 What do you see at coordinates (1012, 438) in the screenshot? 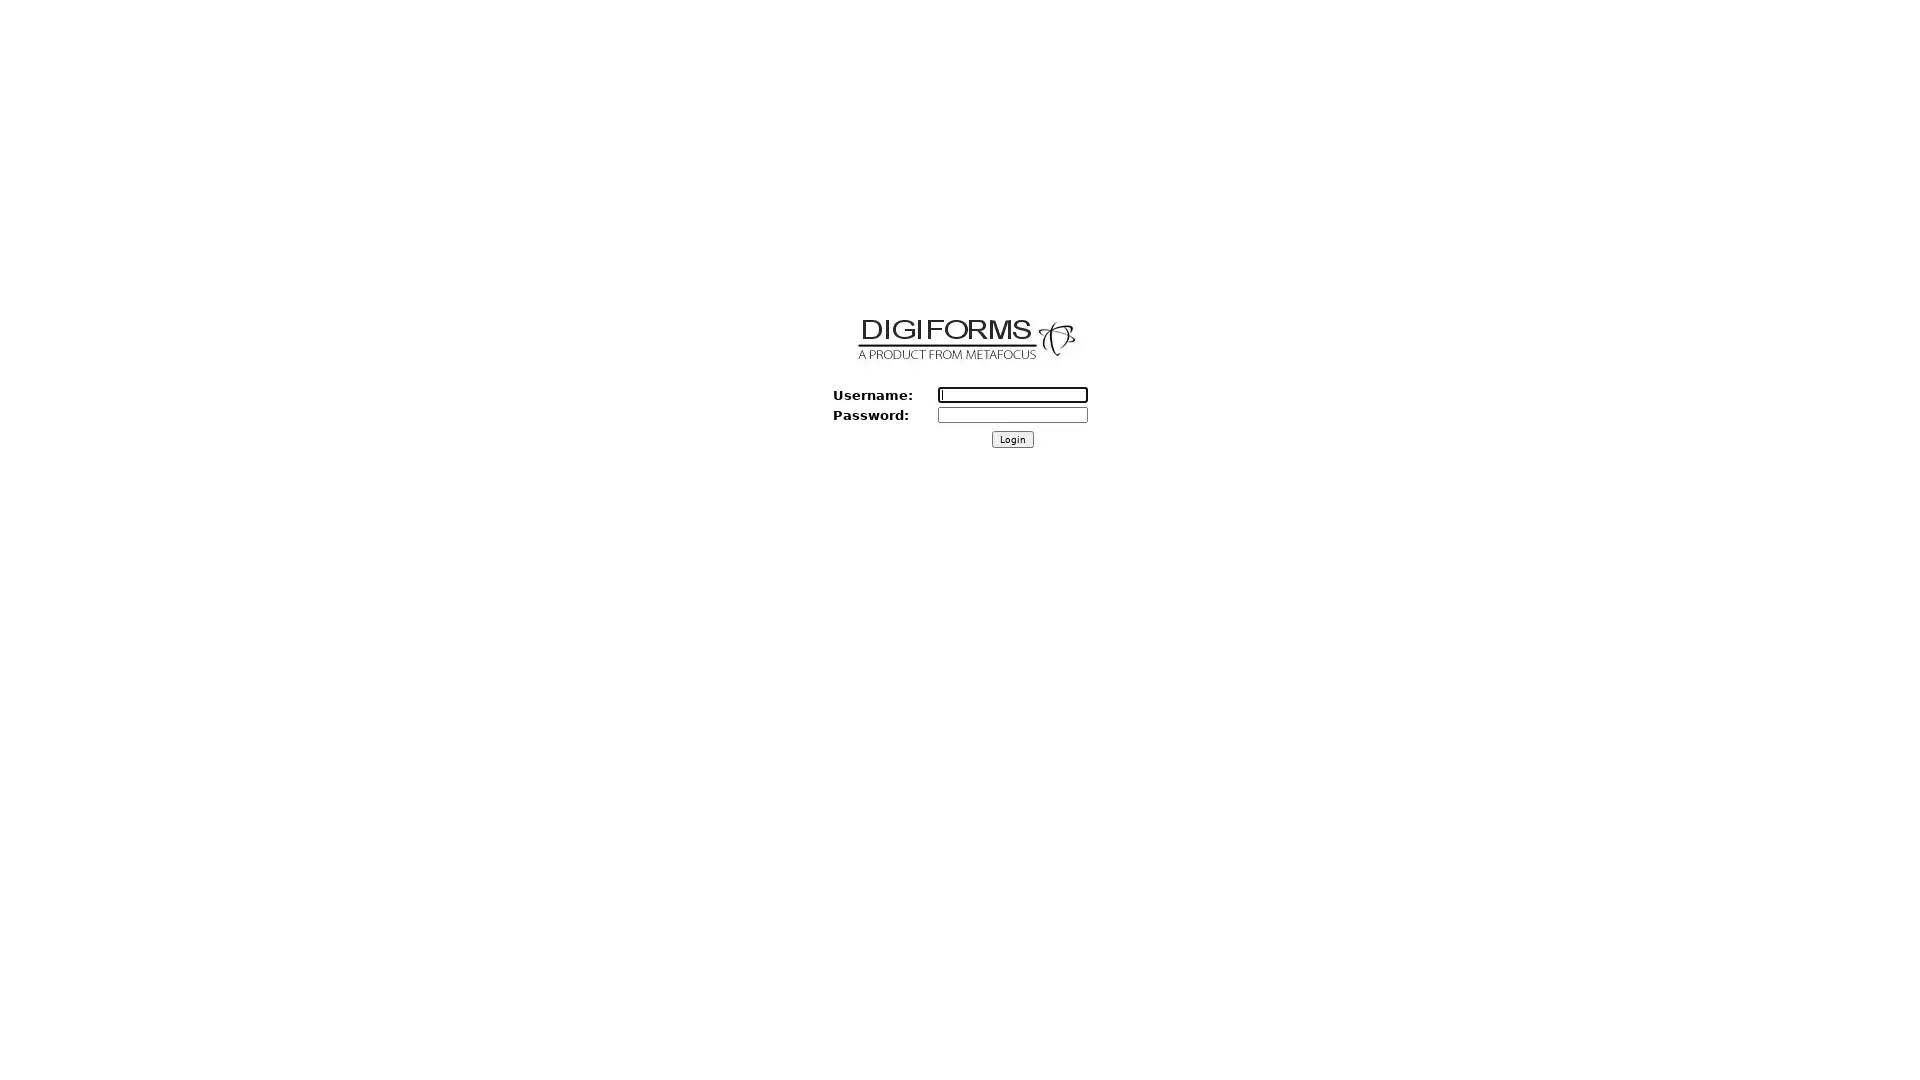
I see `Login` at bounding box center [1012, 438].